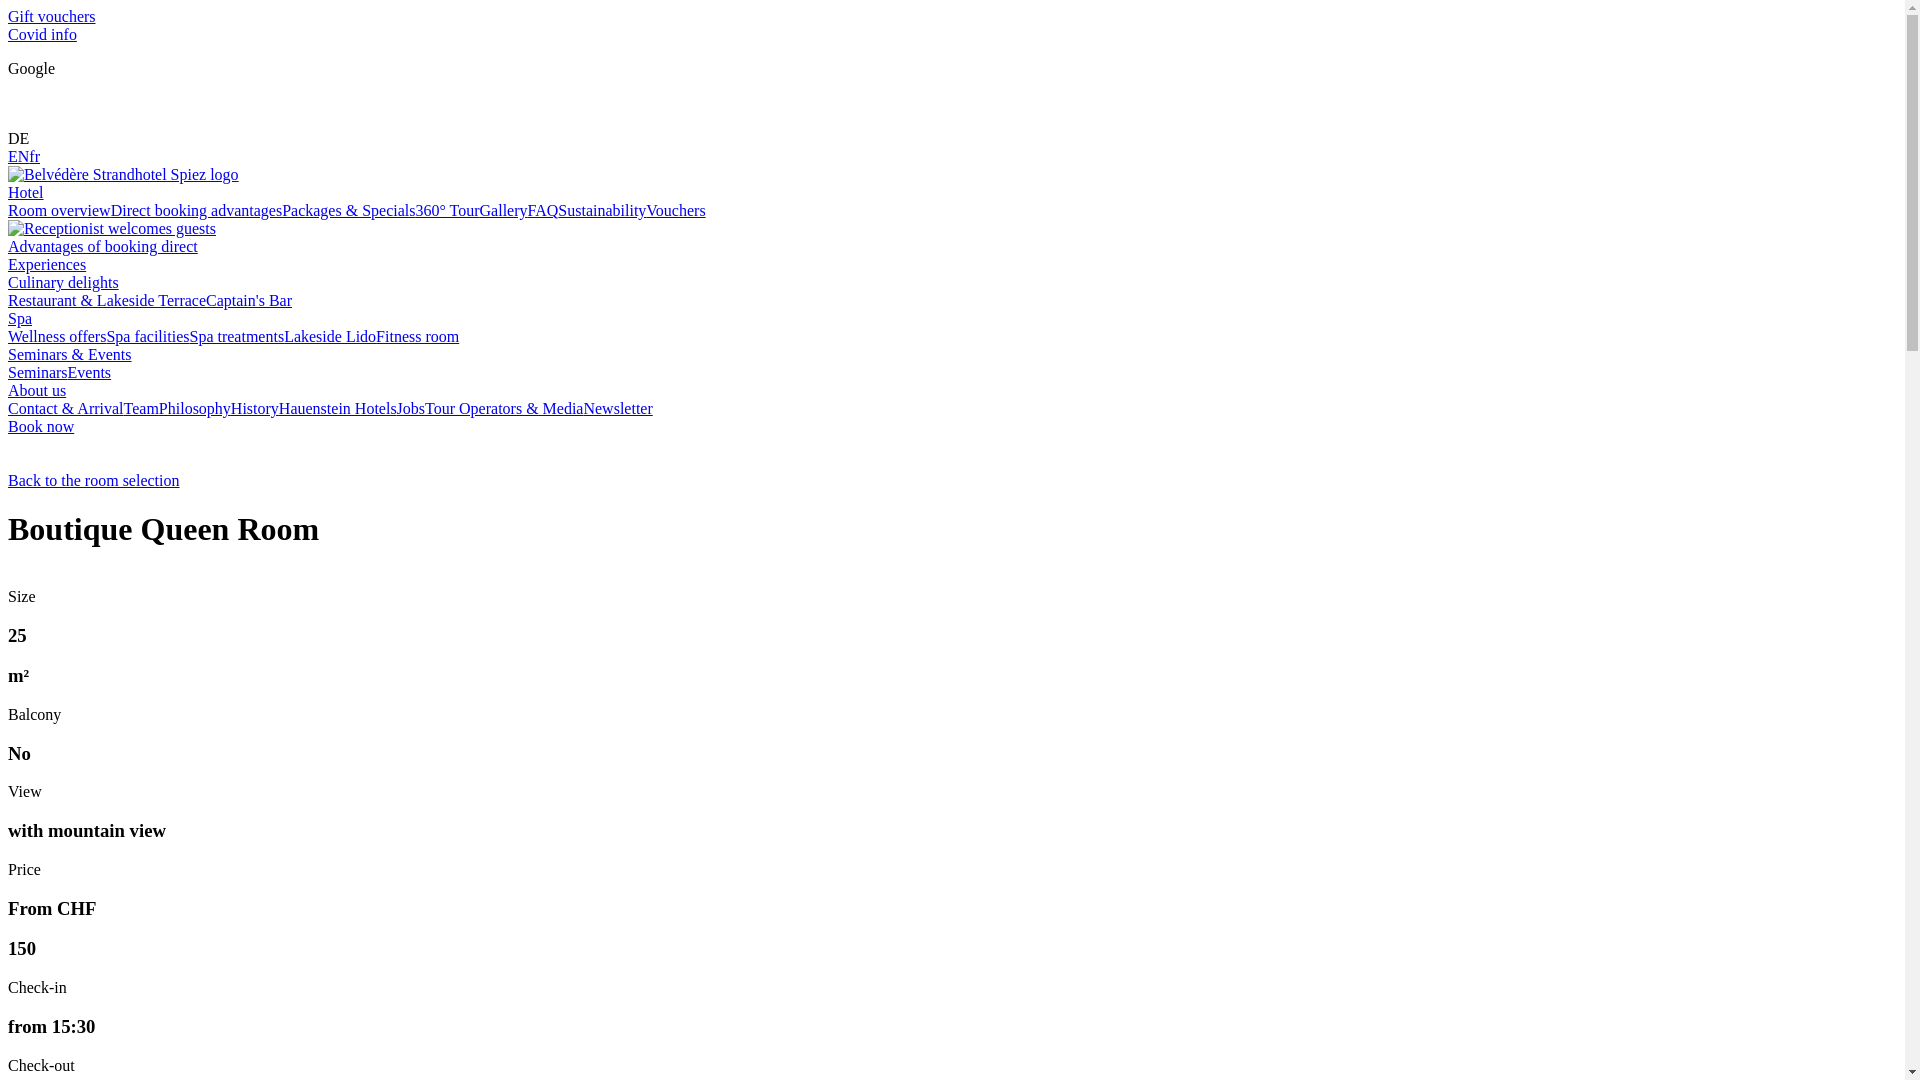  I want to click on 'Tour Operators & Media', so click(504, 407).